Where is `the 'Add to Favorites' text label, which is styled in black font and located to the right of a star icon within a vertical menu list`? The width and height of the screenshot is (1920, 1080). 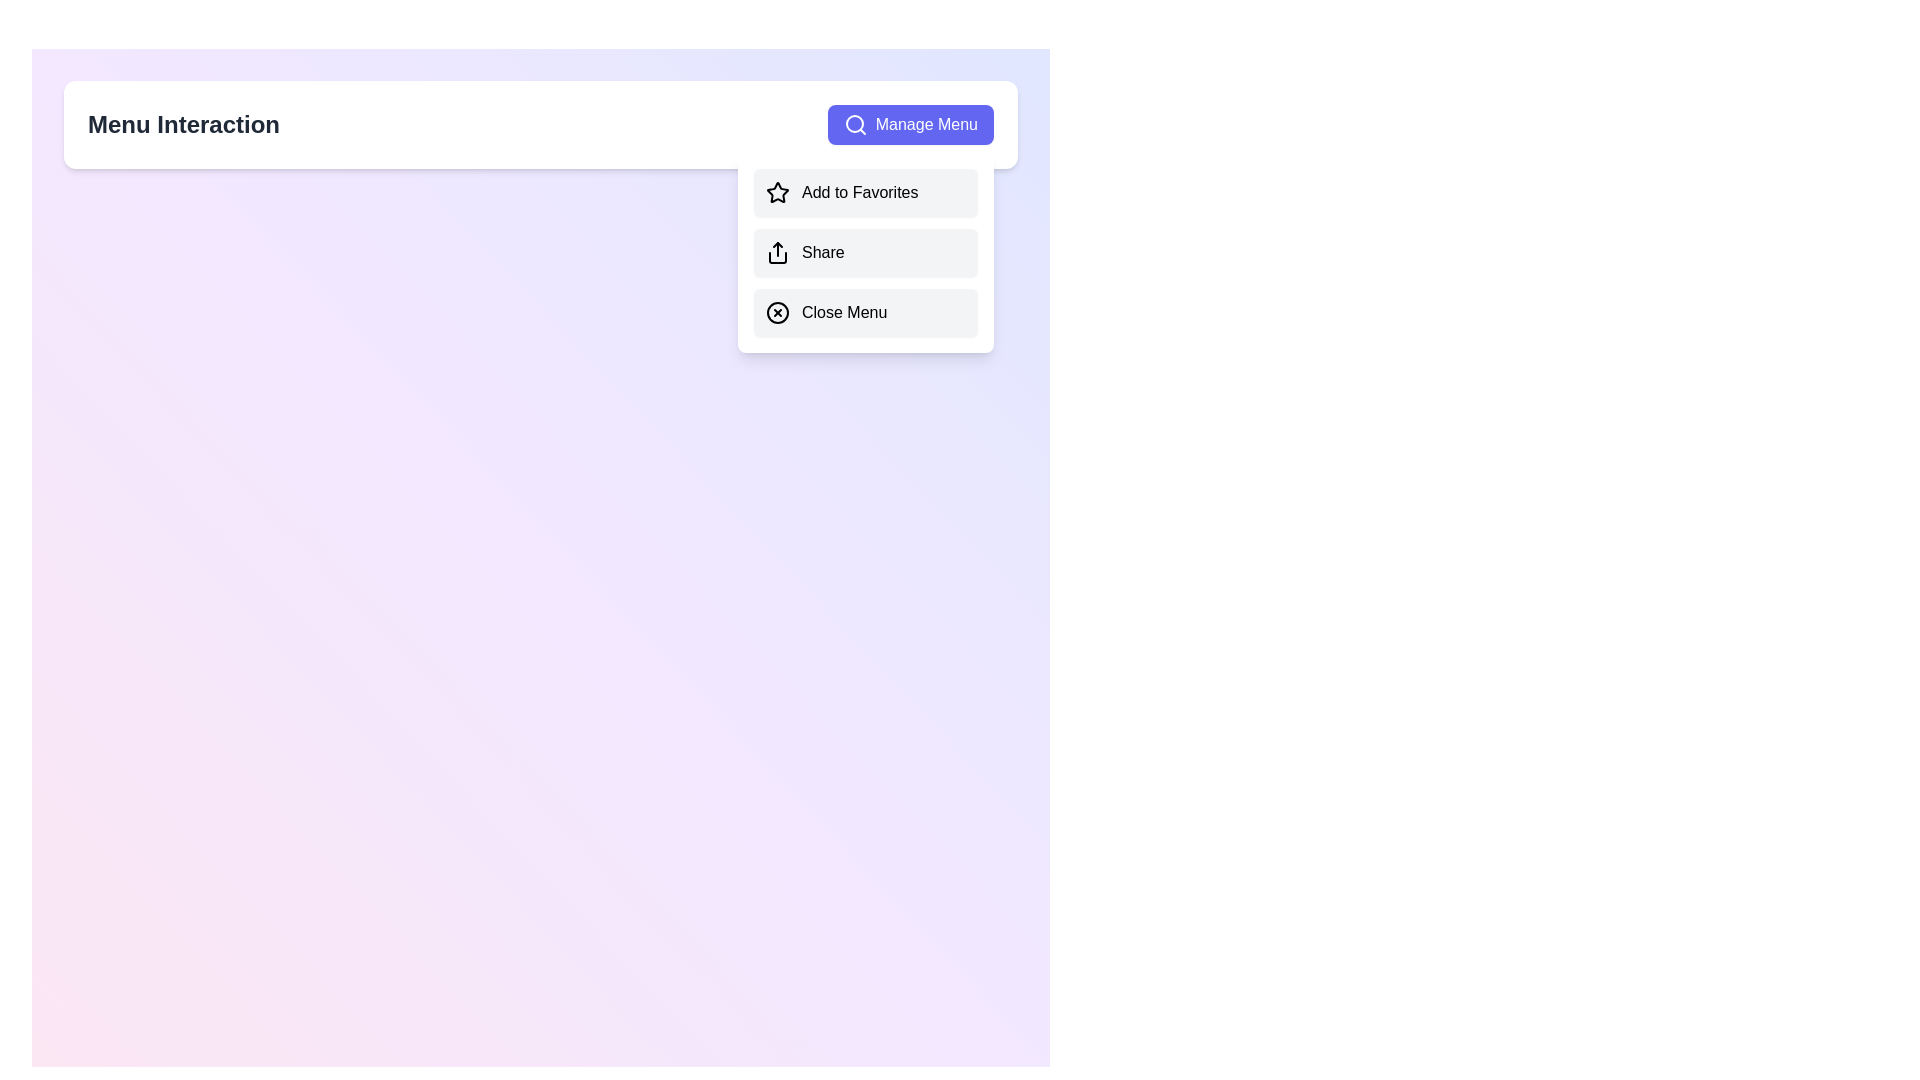
the 'Add to Favorites' text label, which is styled in black font and located to the right of a star icon within a vertical menu list is located at coordinates (860, 192).